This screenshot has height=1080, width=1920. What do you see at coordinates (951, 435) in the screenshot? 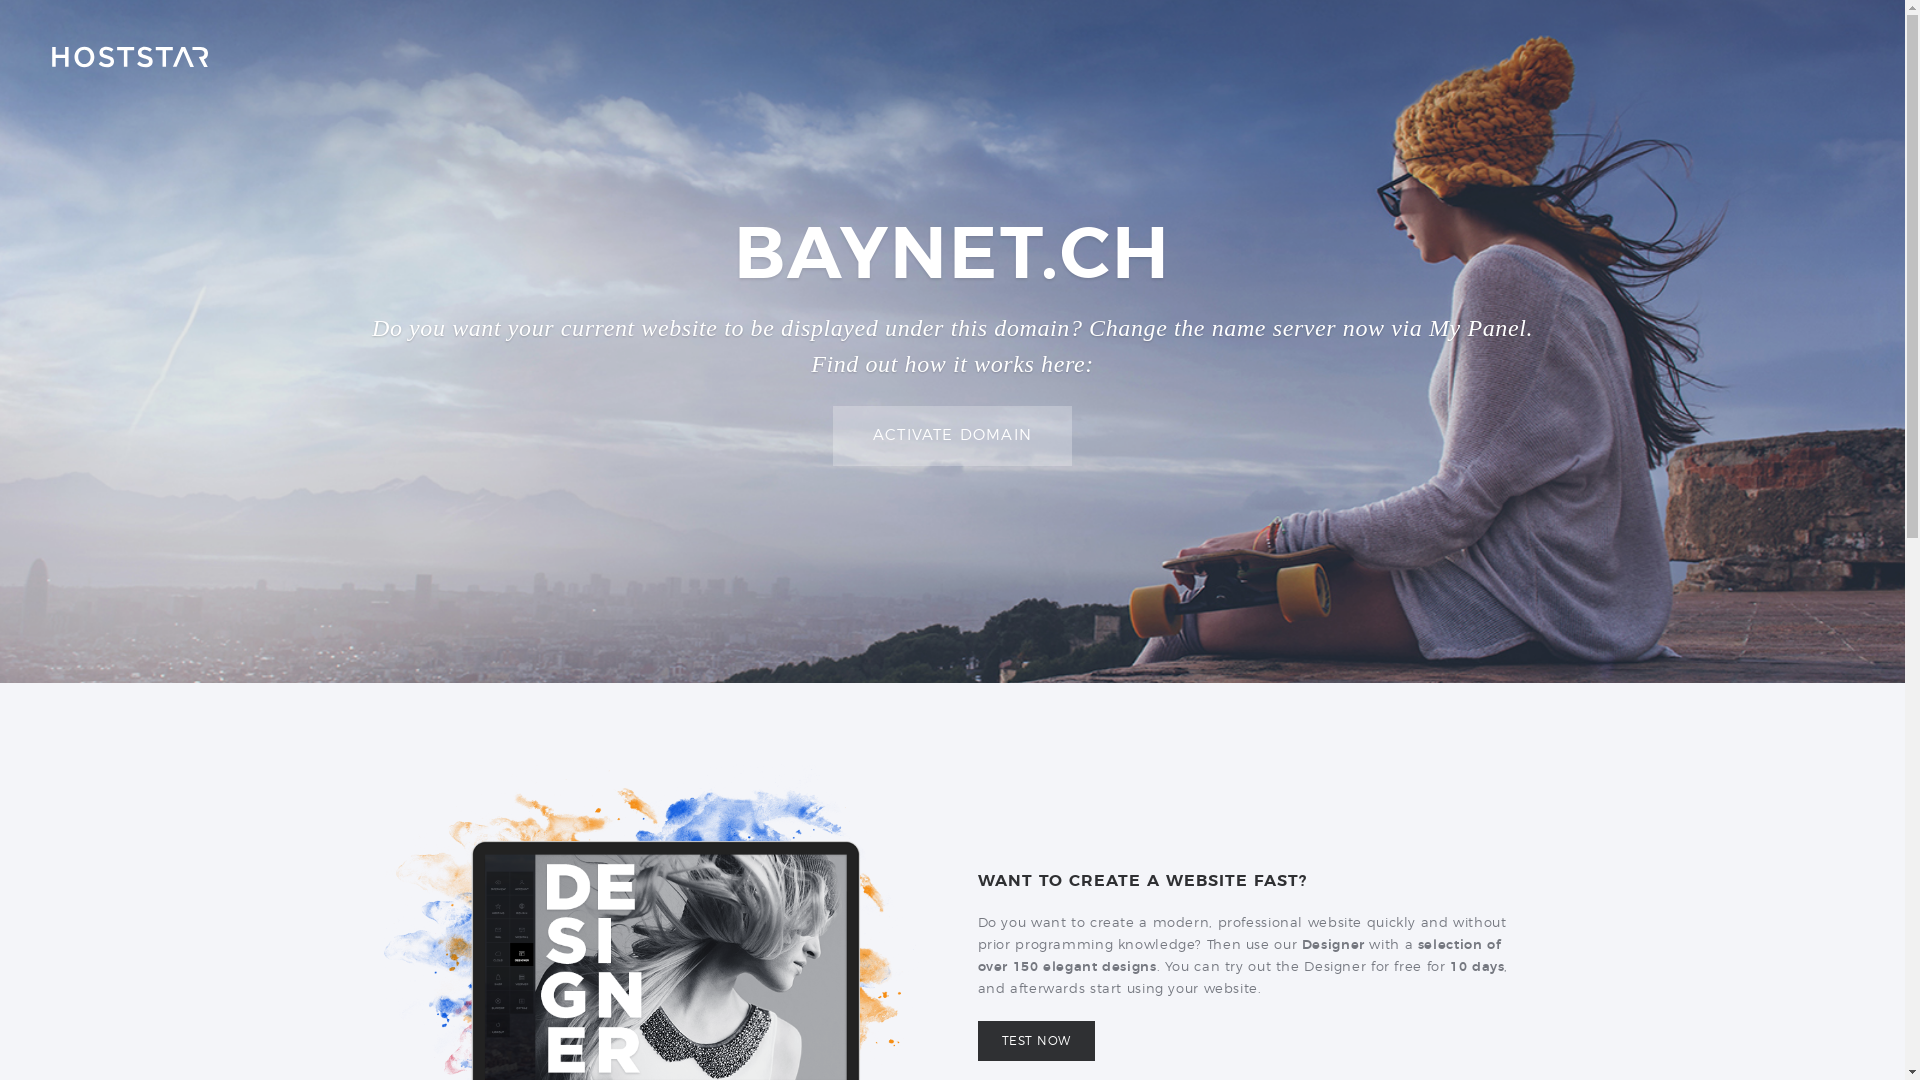
I see `'ACTIVATE DOMAIN'` at bounding box center [951, 435].